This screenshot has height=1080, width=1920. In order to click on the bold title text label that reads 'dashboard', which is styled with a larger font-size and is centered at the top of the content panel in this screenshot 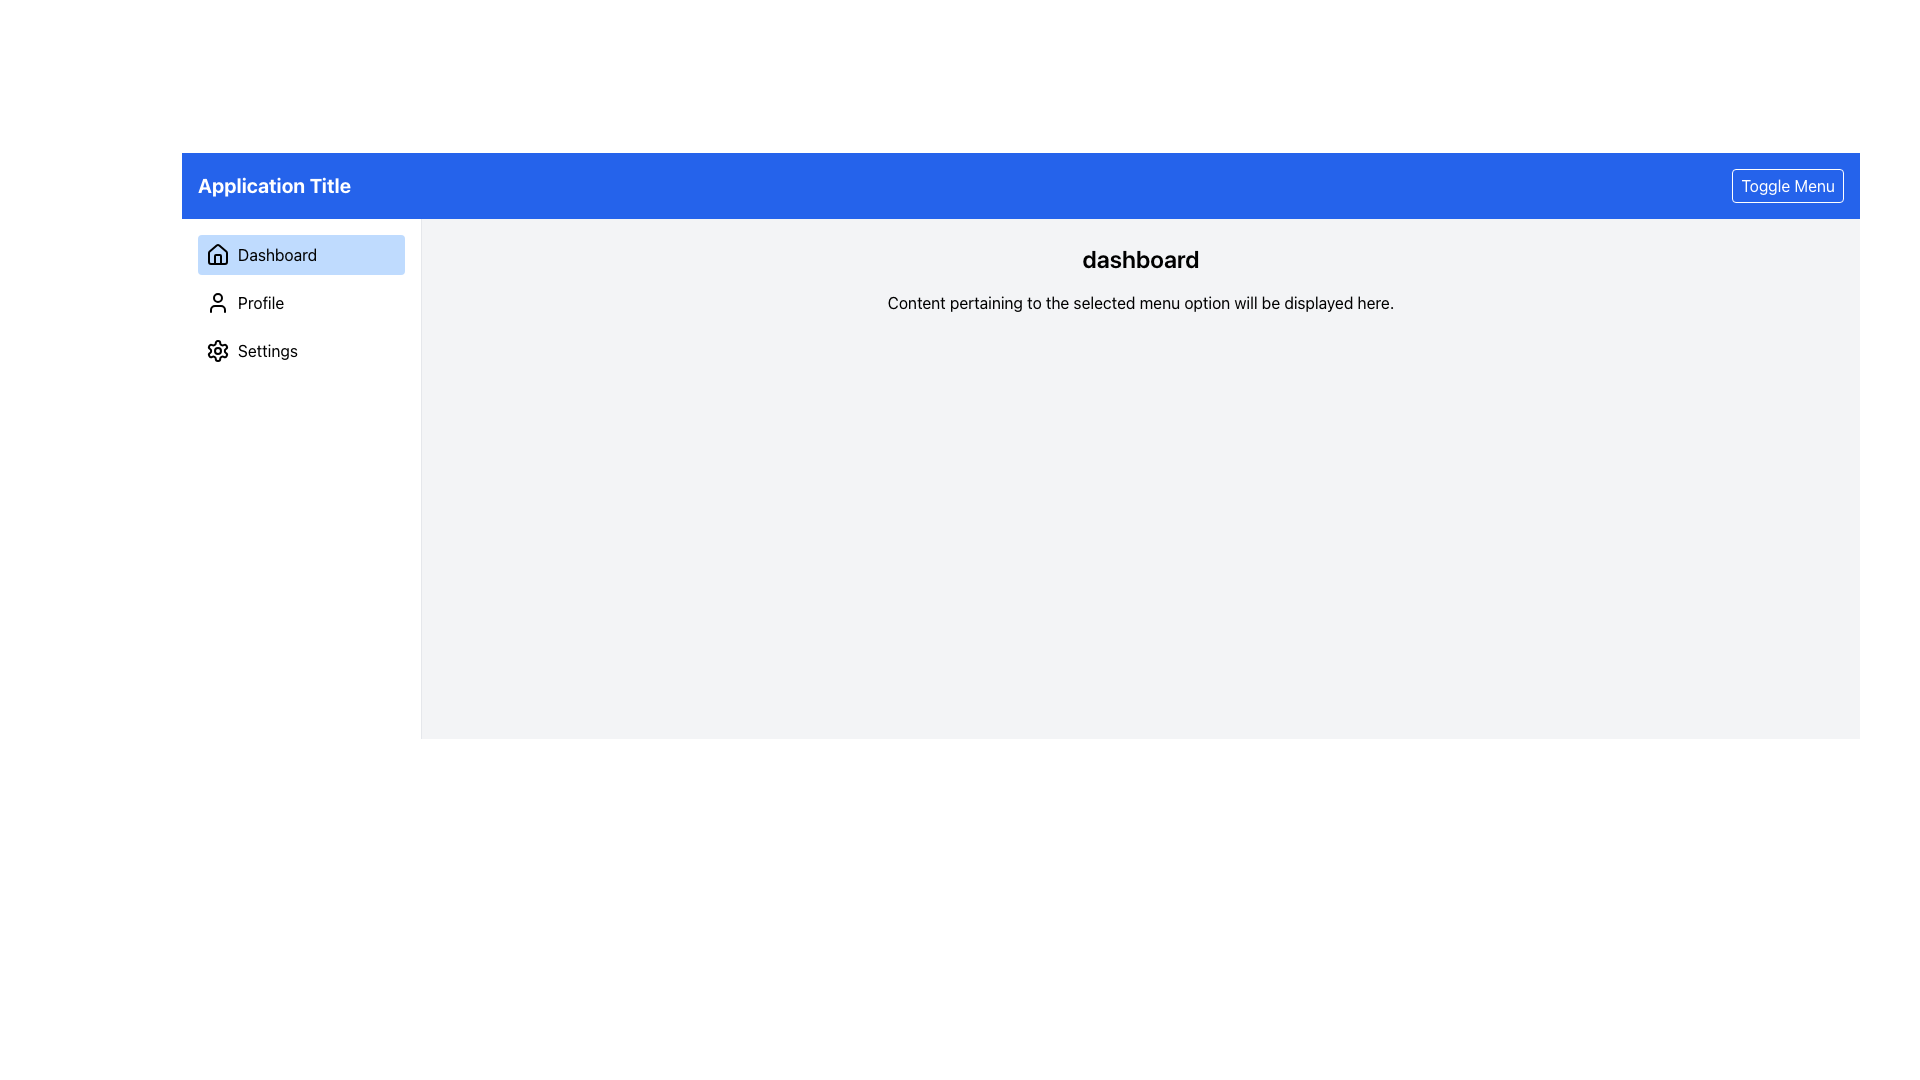, I will do `click(1141, 257)`.